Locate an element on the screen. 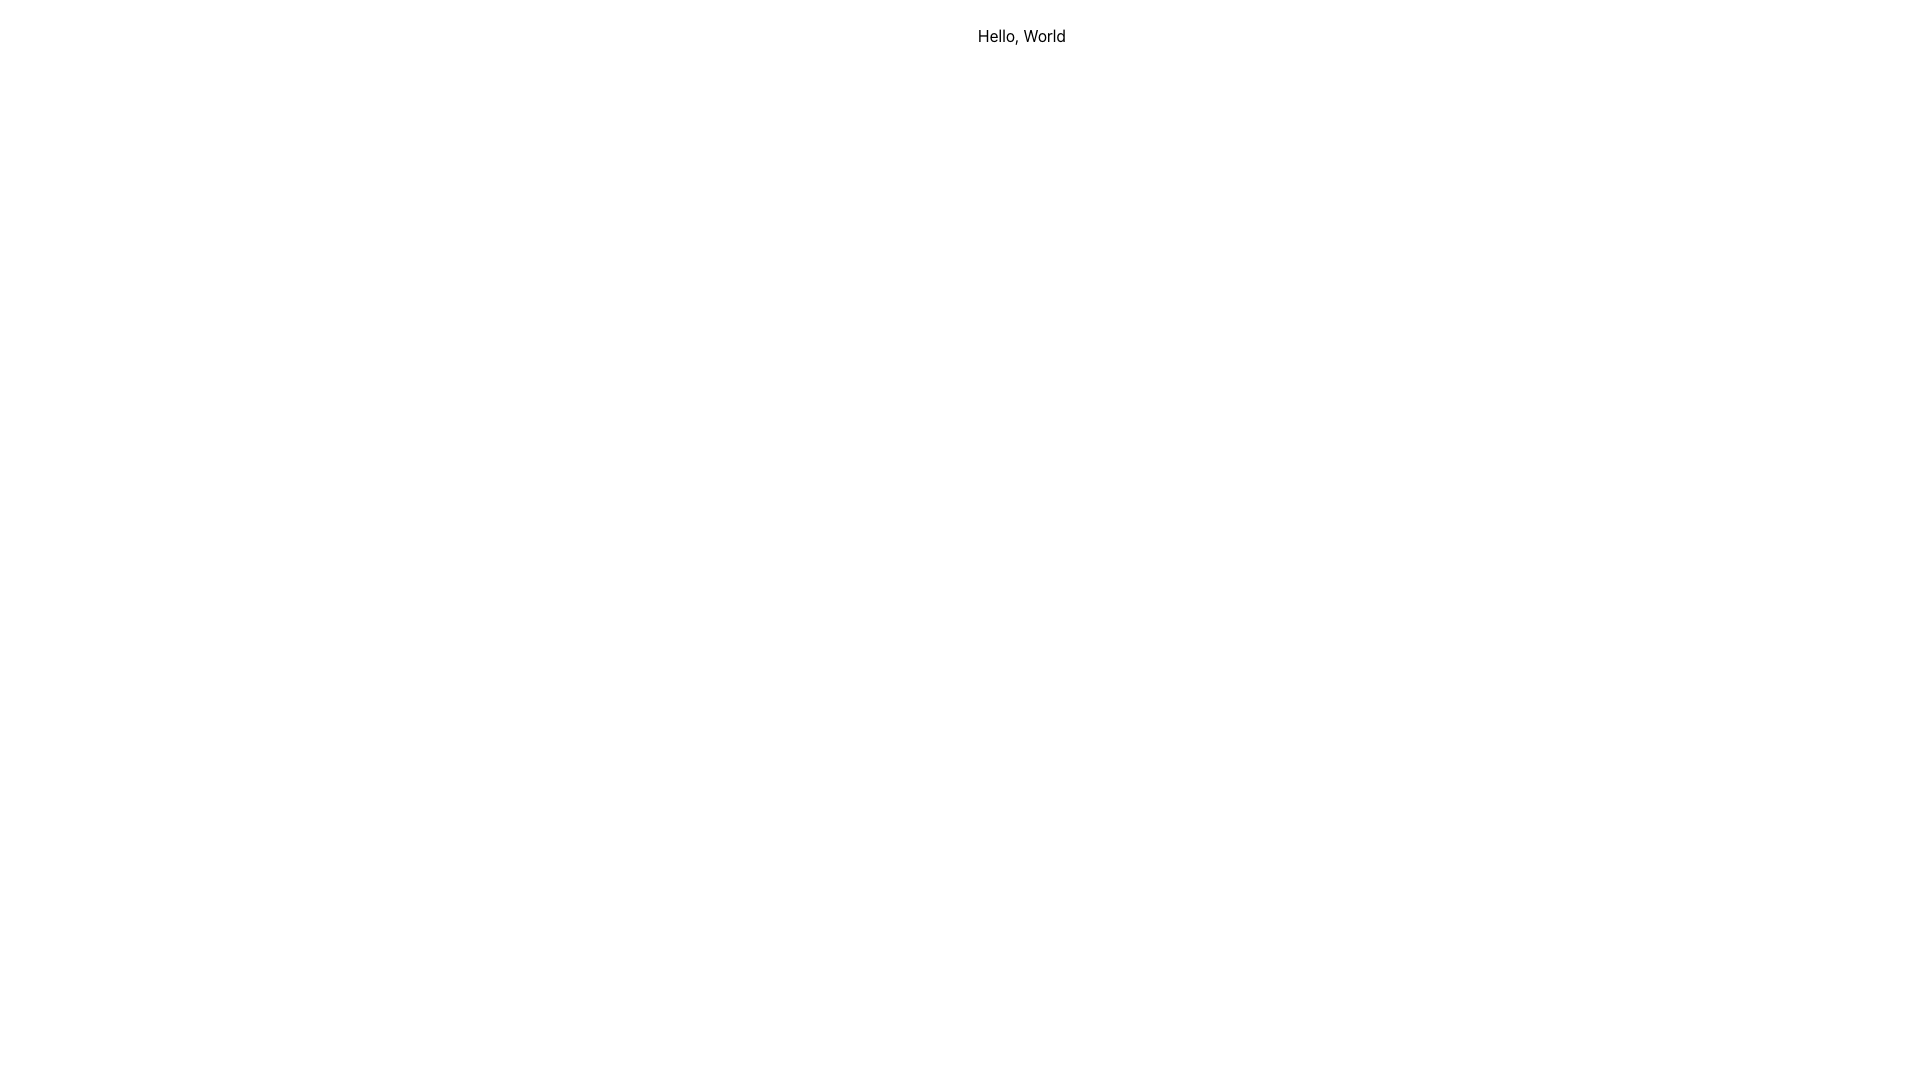  the text label that reads 'Hello, World', styled in black font, located at the top of the white canvas area is located at coordinates (1022, 35).